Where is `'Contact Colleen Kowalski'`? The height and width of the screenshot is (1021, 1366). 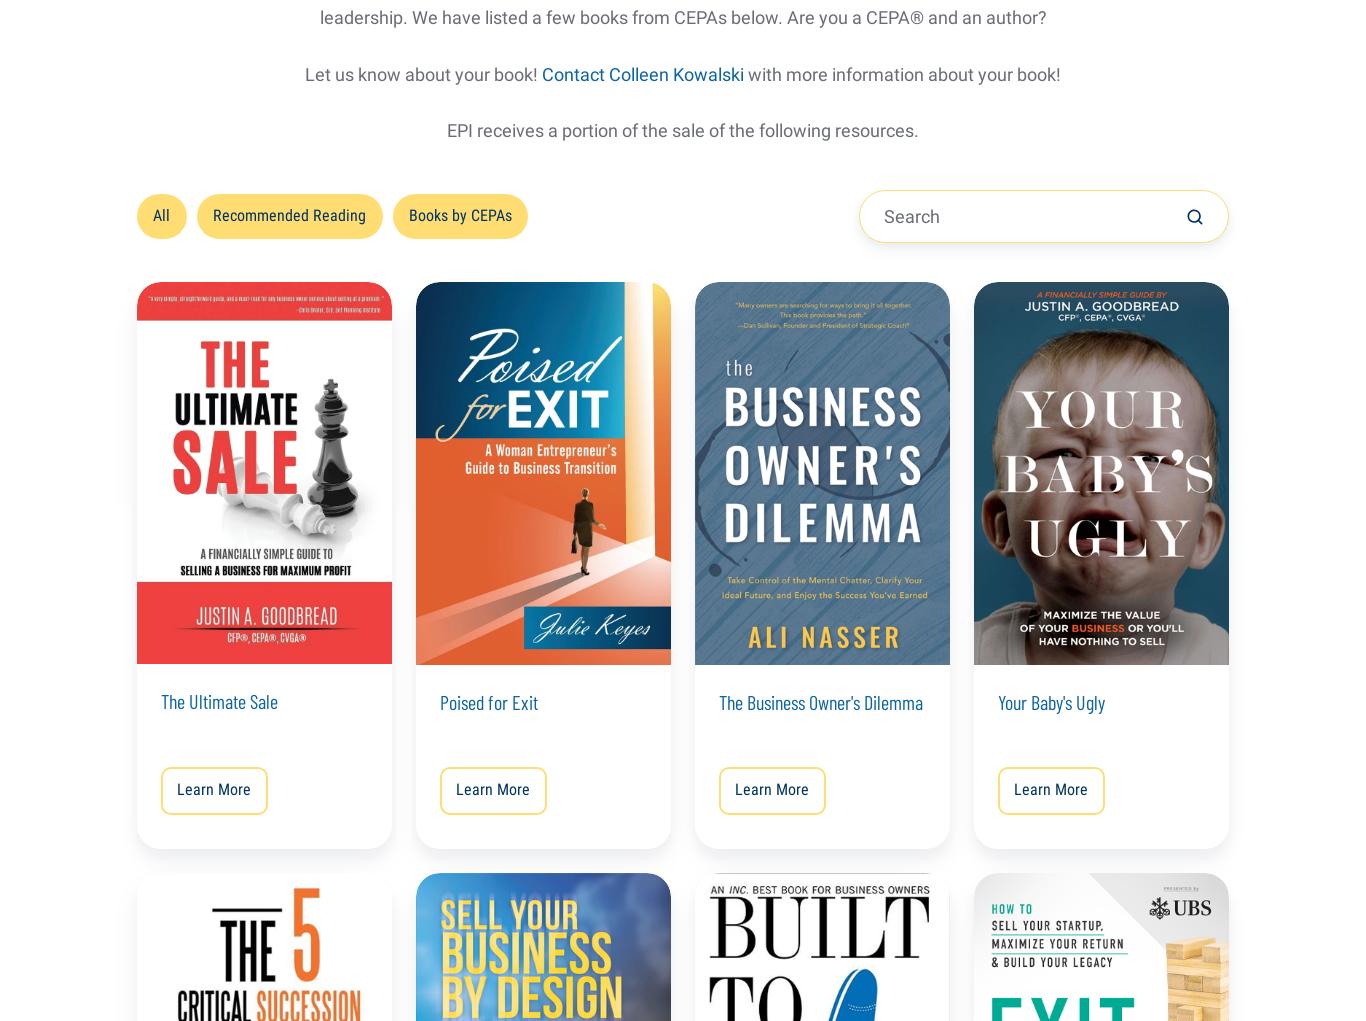 'Contact Colleen Kowalski' is located at coordinates (641, 73).